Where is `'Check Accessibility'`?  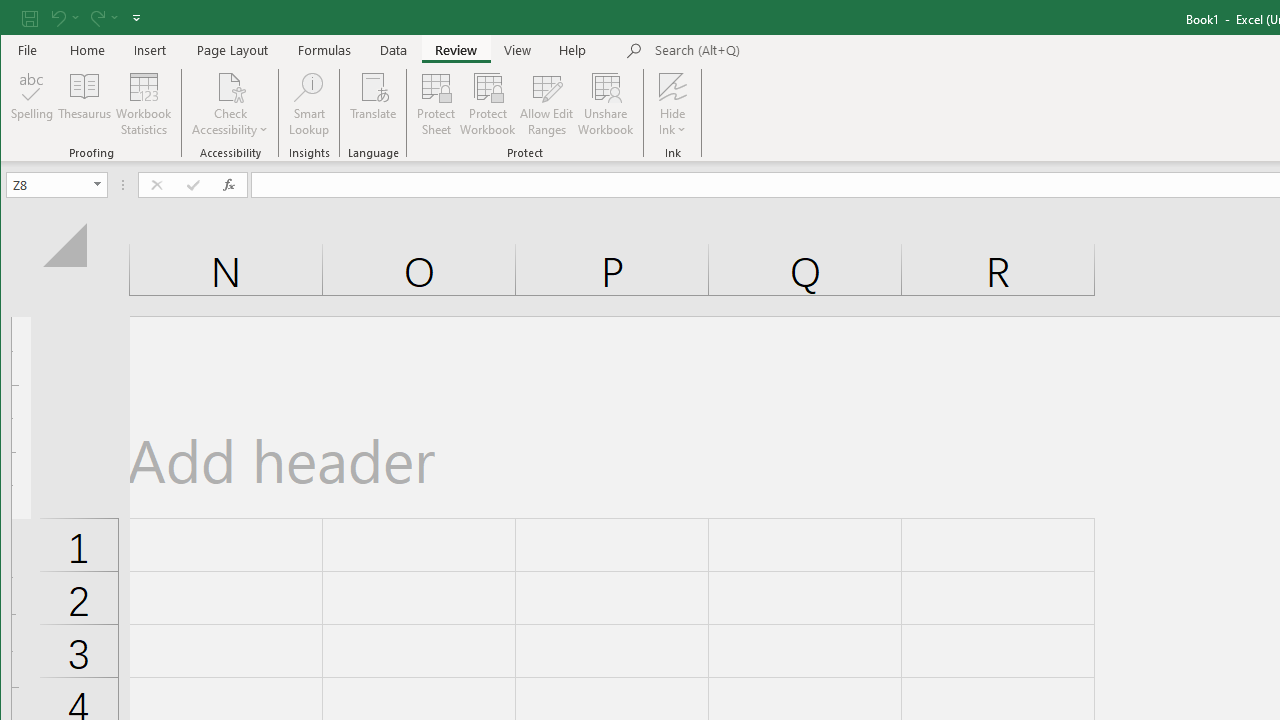
'Check Accessibility' is located at coordinates (230, 104).